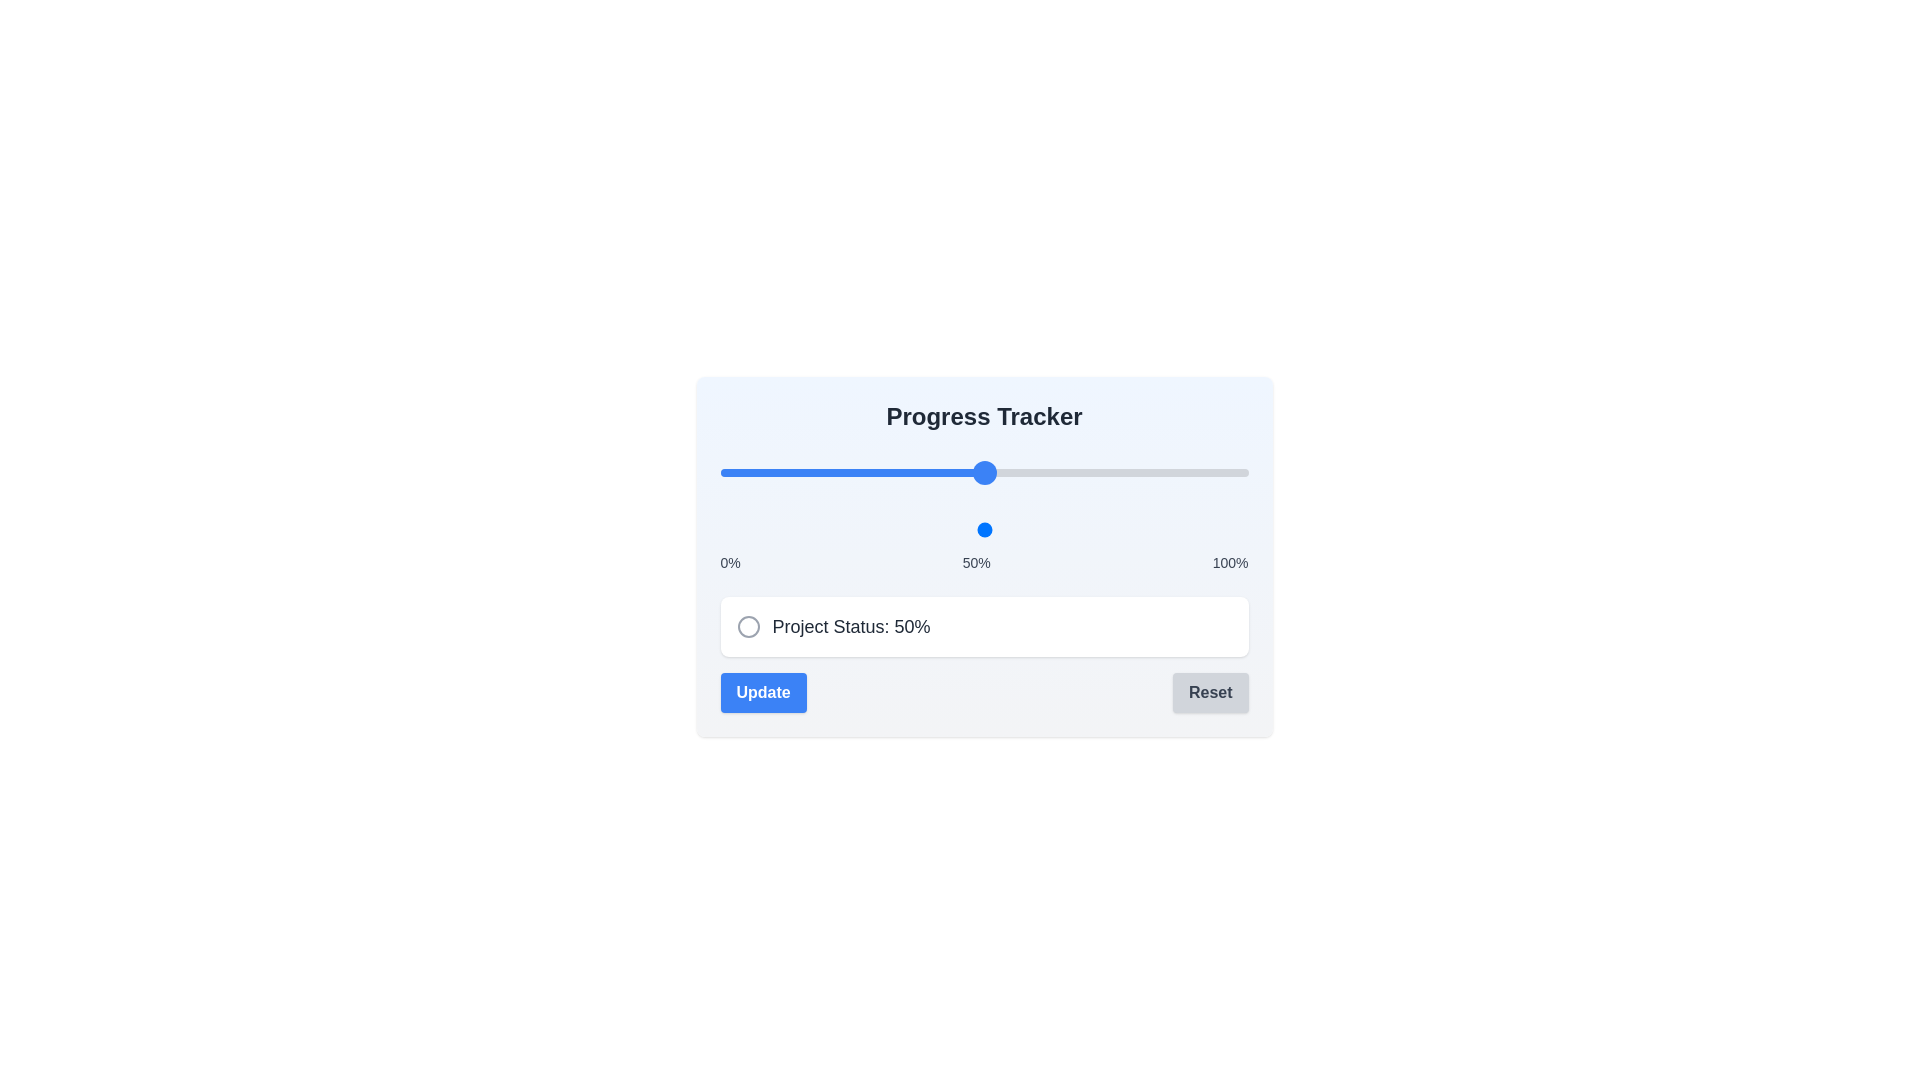  Describe the element at coordinates (1110, 473) in the screenshot. I see `the progress slider to set the progress to 74%` at that location.